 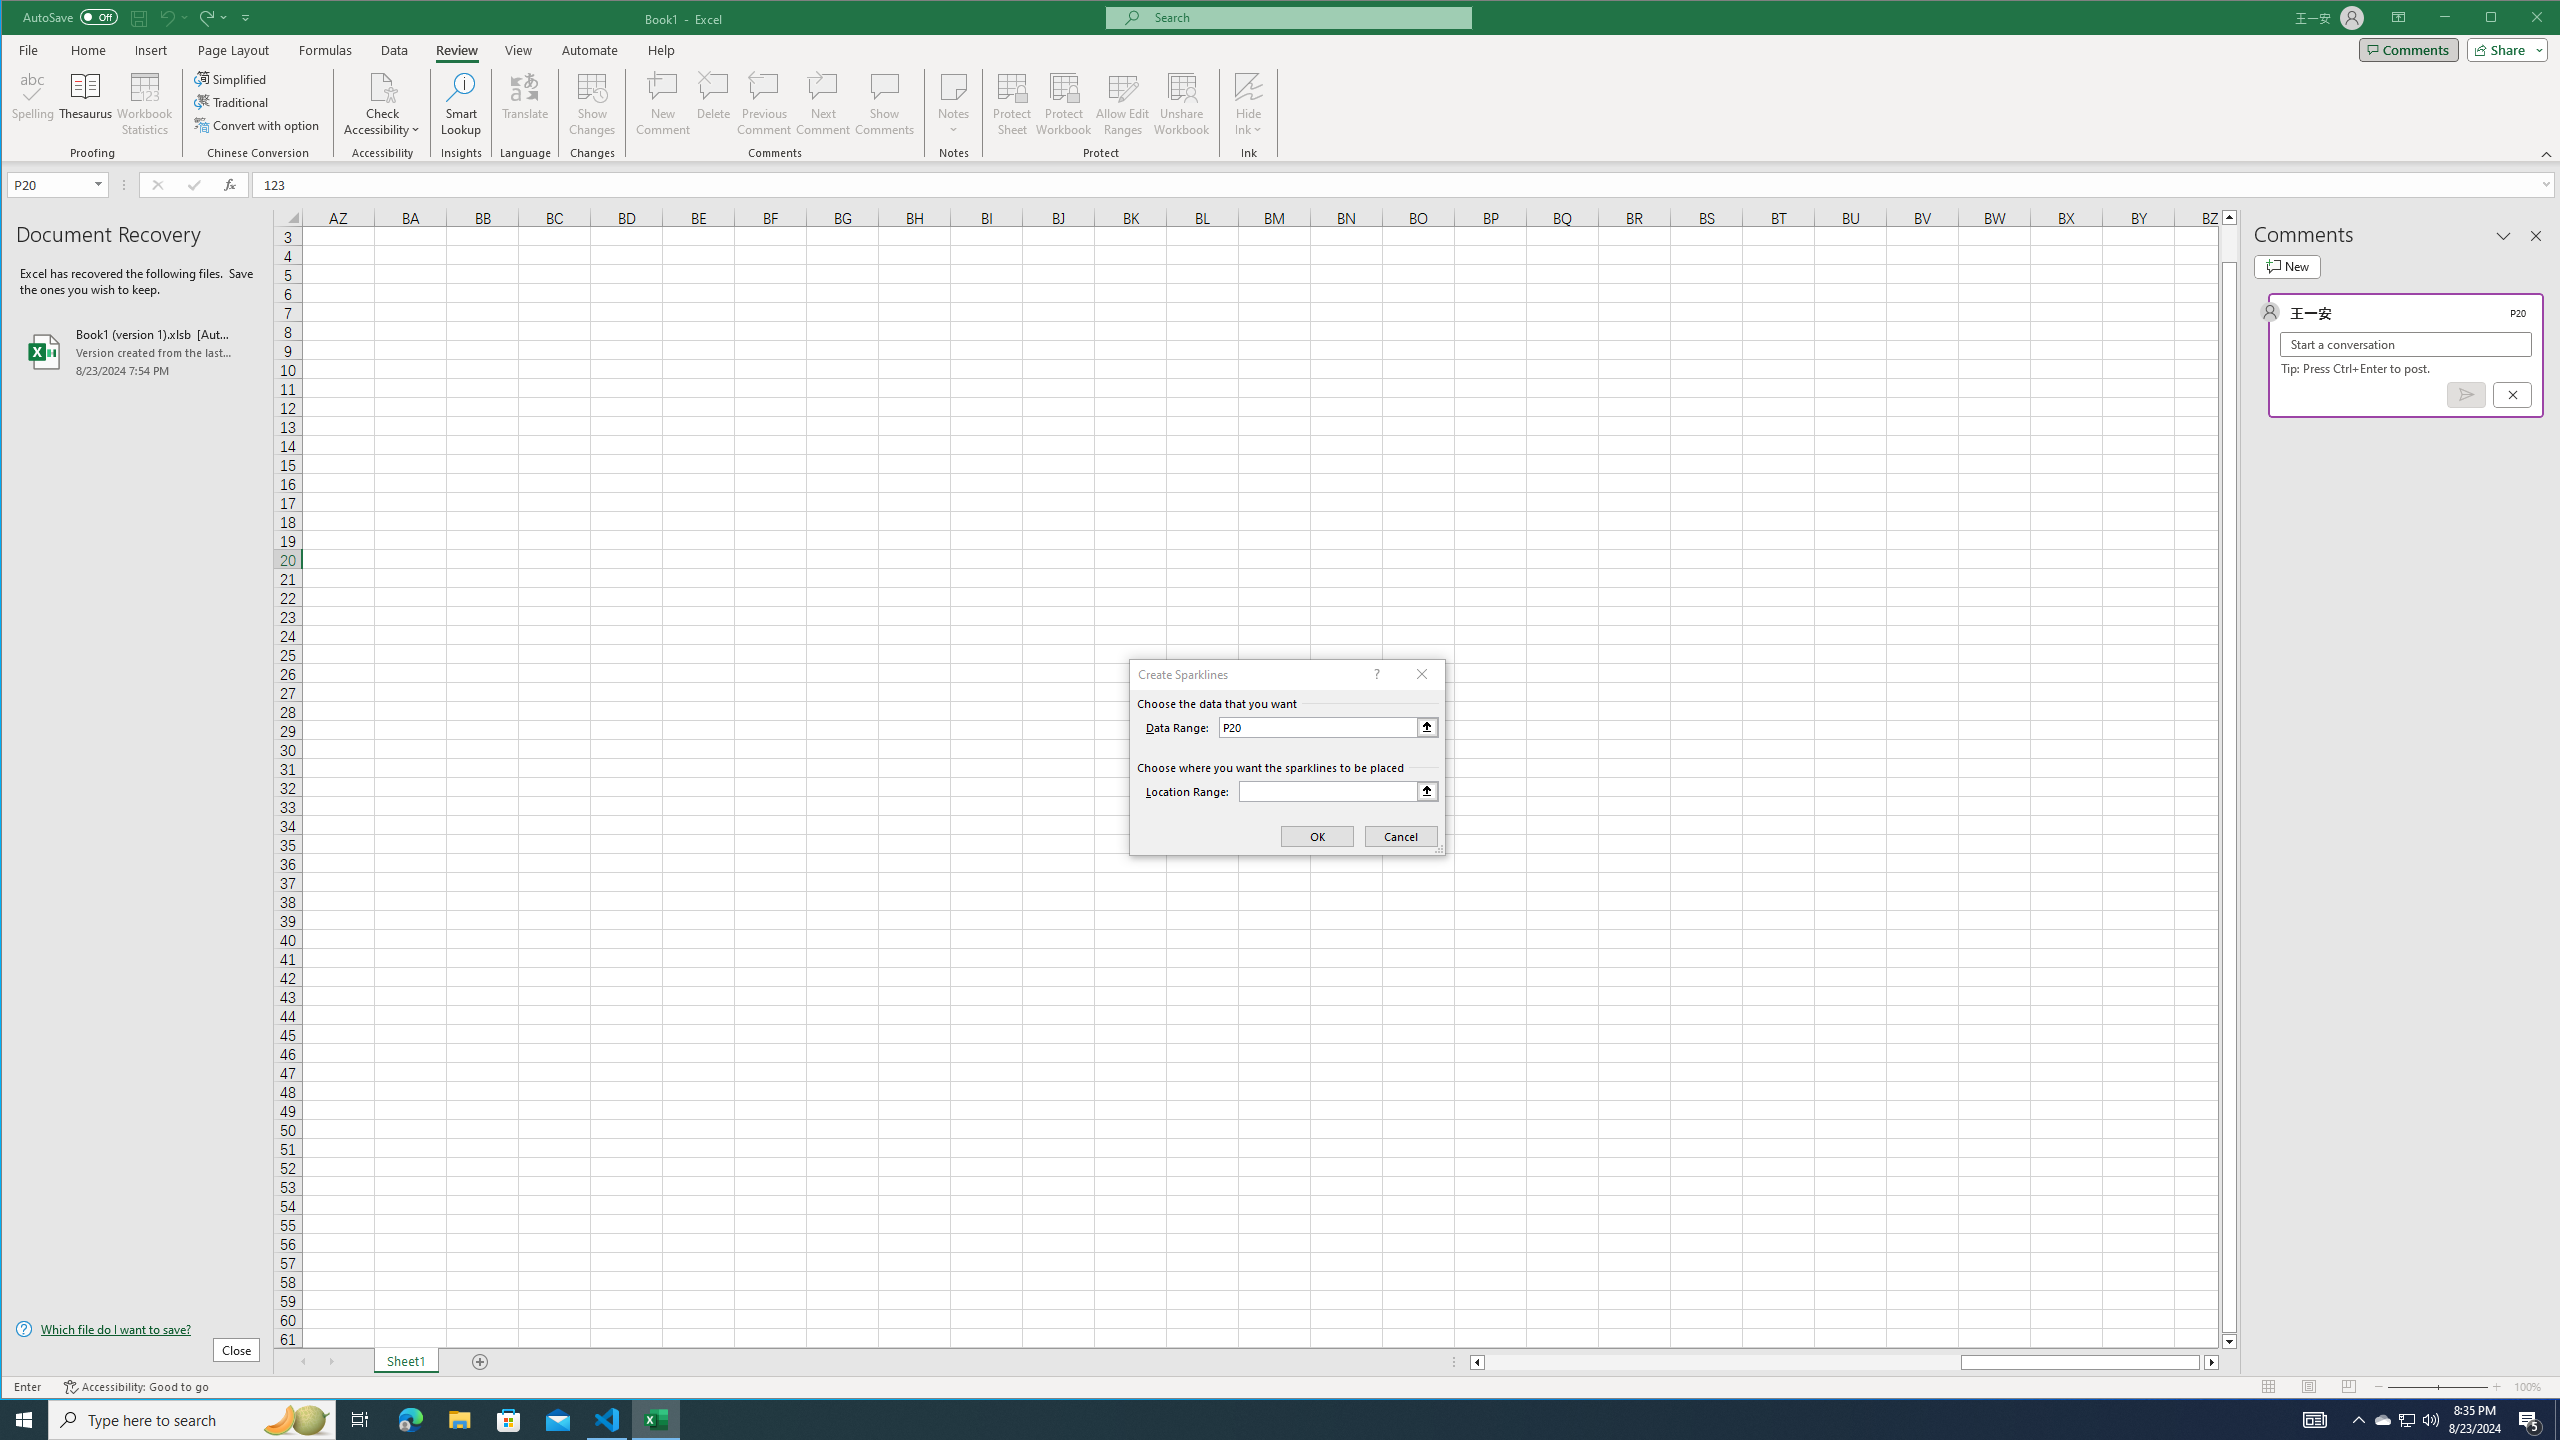 What do you see at coordinates (1063, 103) in the screenshot?
I see `'Protect Workbook...'` at bounding box center [1063, 103].